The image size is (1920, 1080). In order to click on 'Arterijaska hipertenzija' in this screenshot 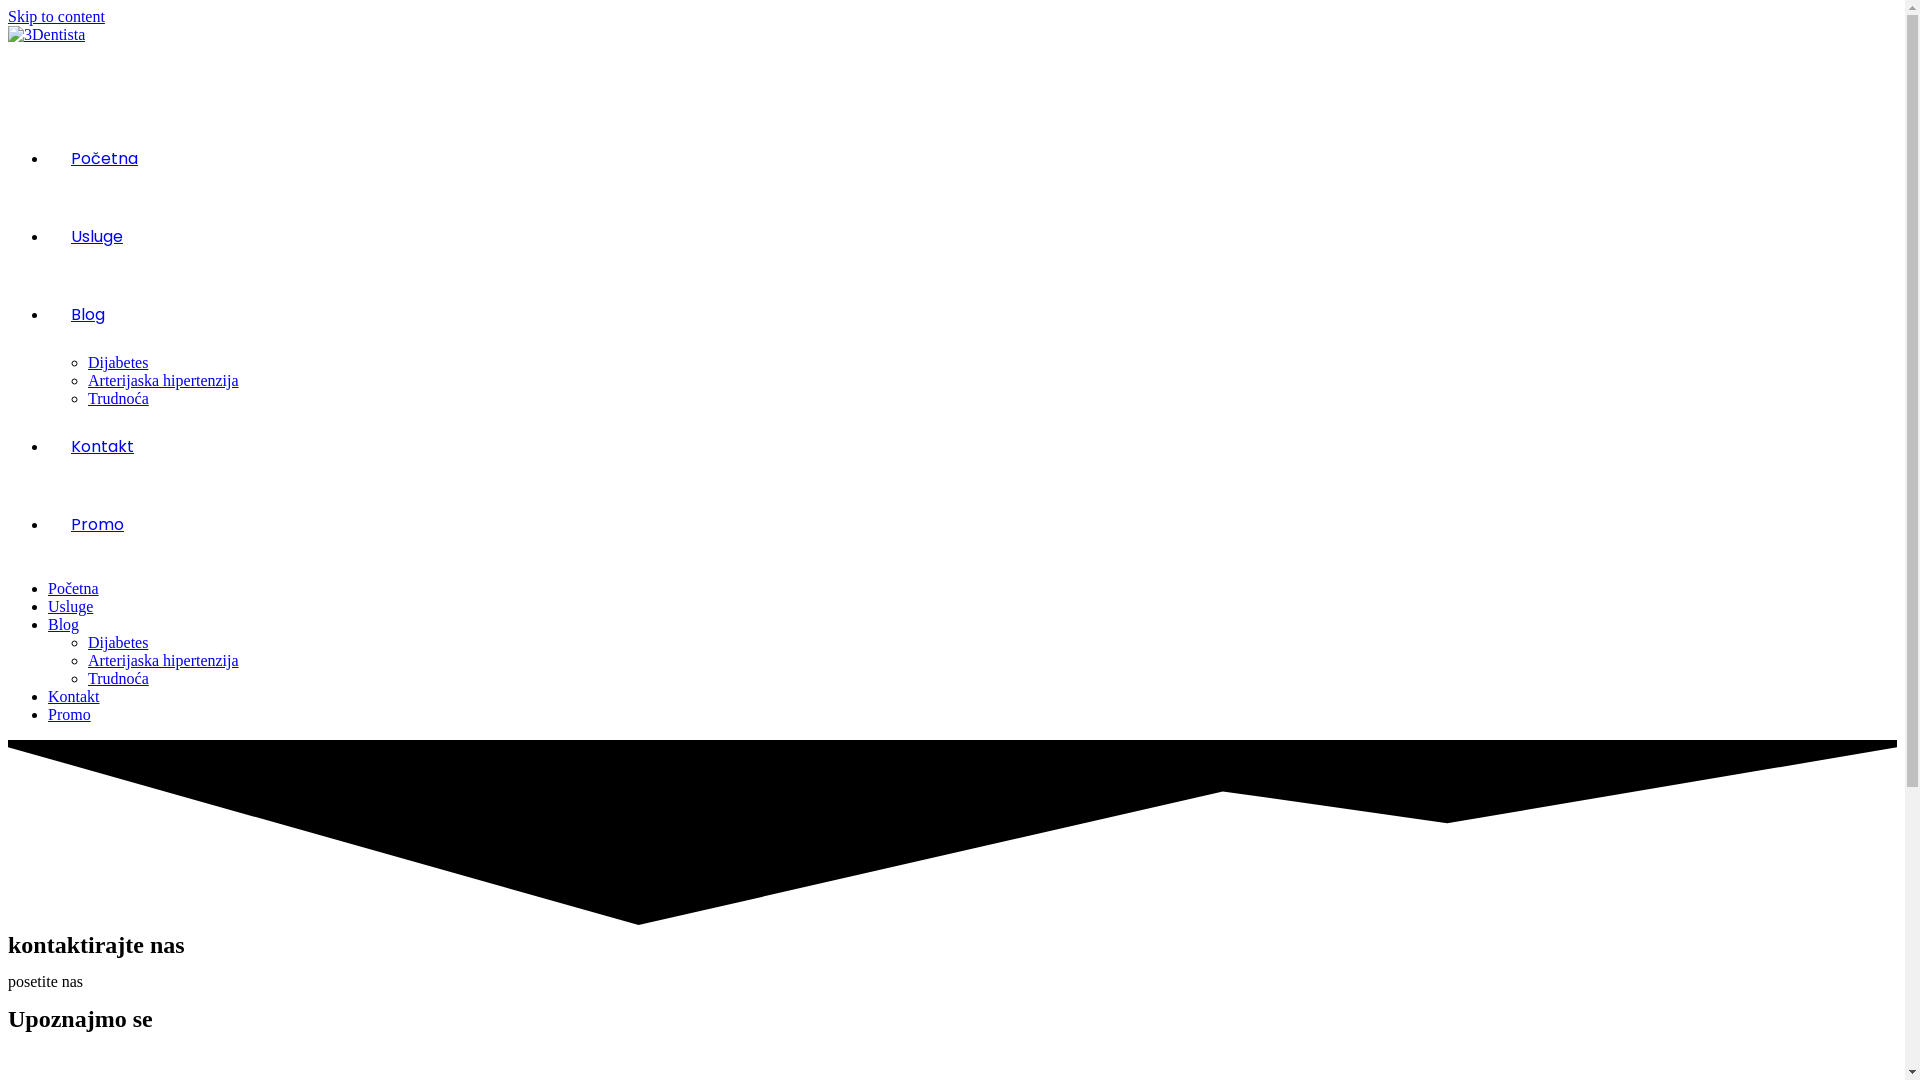, I will do `click(163, 380)`.